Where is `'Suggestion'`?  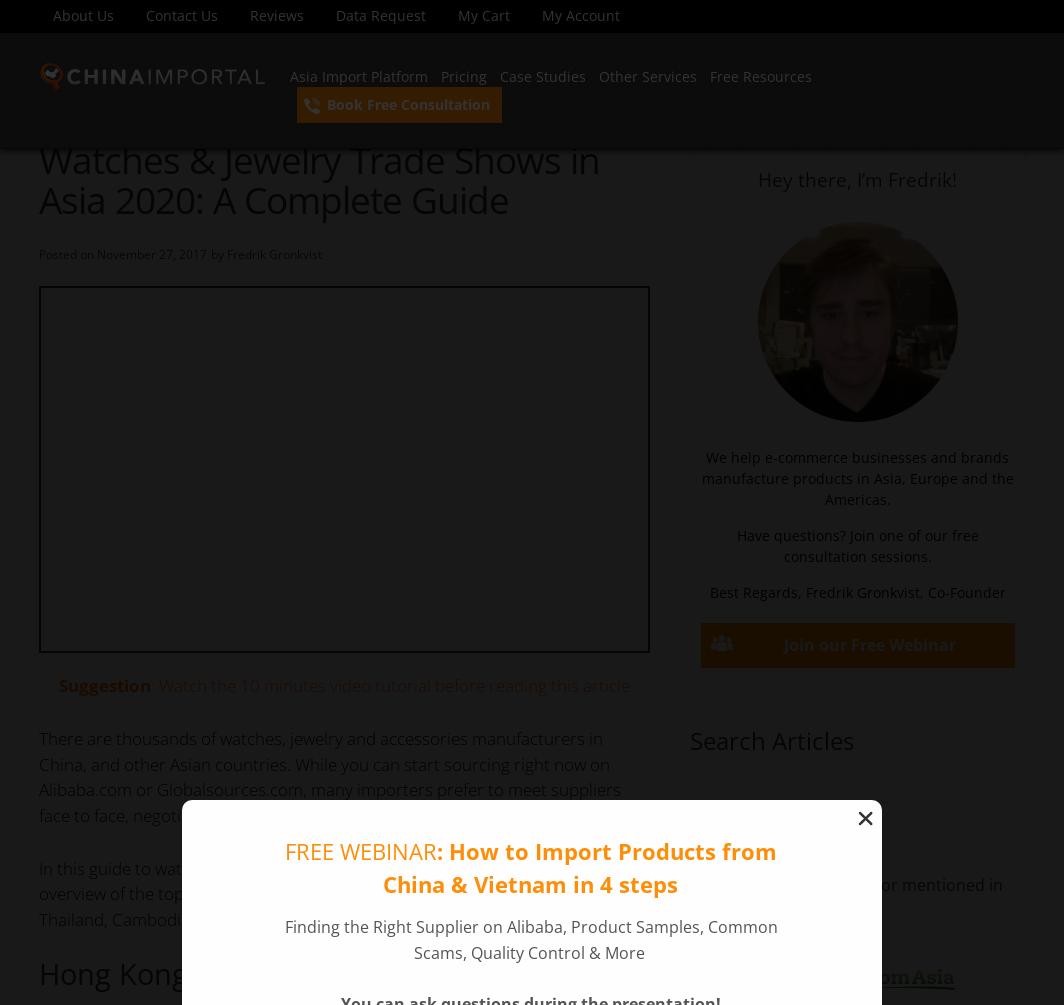 'Suggestion' is located at coordinates (57, 685).